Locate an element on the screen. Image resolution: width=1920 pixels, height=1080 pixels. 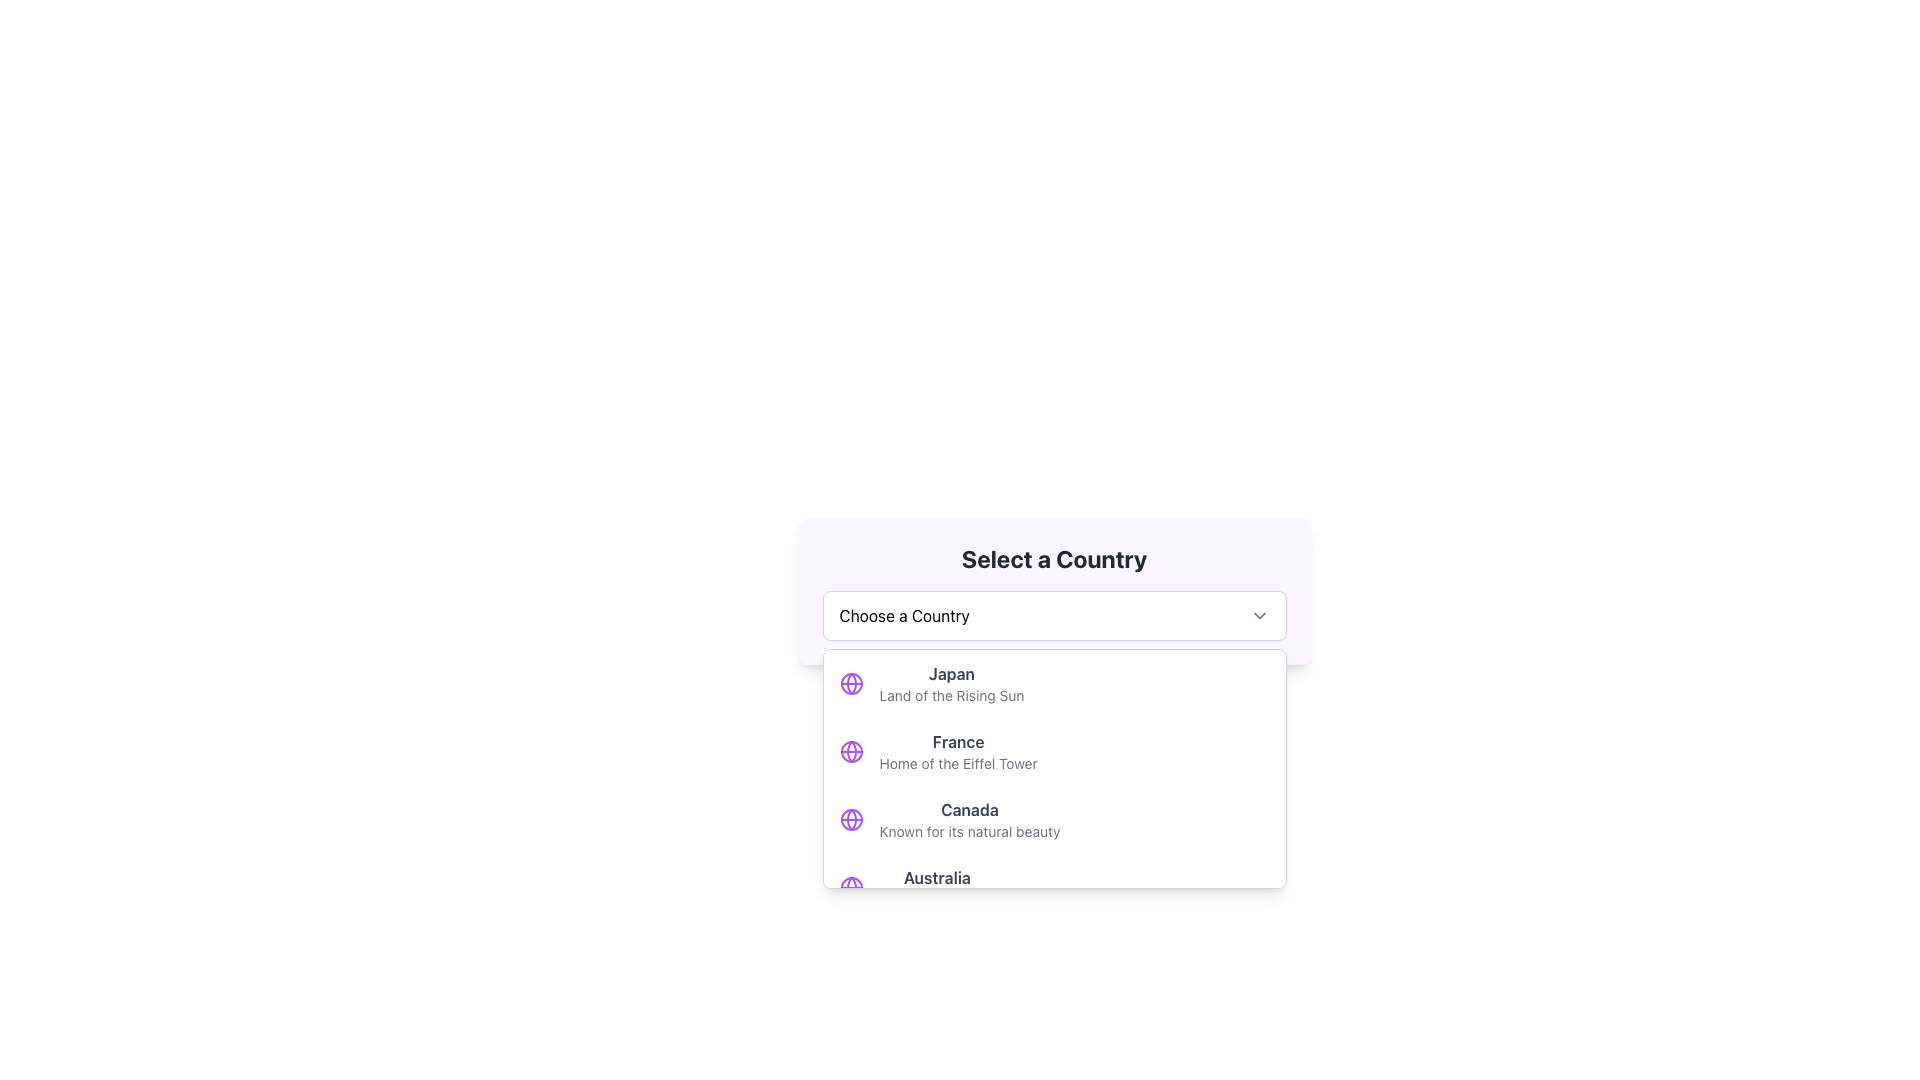
the selectable list item representing 'Australia' in the dropdown list is located at coordinates (1053, 886).